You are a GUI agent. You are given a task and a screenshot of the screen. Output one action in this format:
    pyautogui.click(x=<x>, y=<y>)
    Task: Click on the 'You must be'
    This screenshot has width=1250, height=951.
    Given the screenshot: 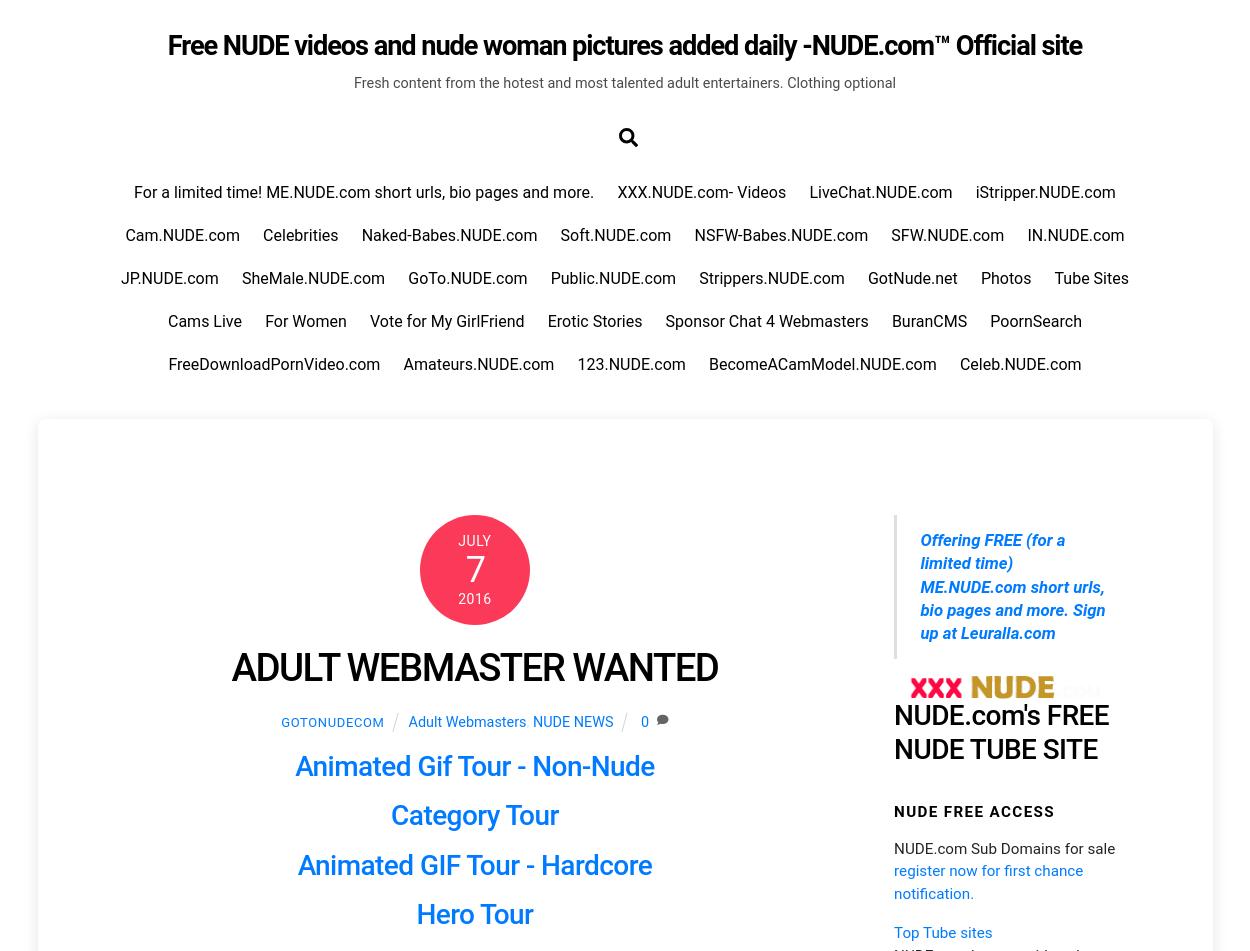 What is the action you would take?
    pyautogui.click(x=153, y=98)
    